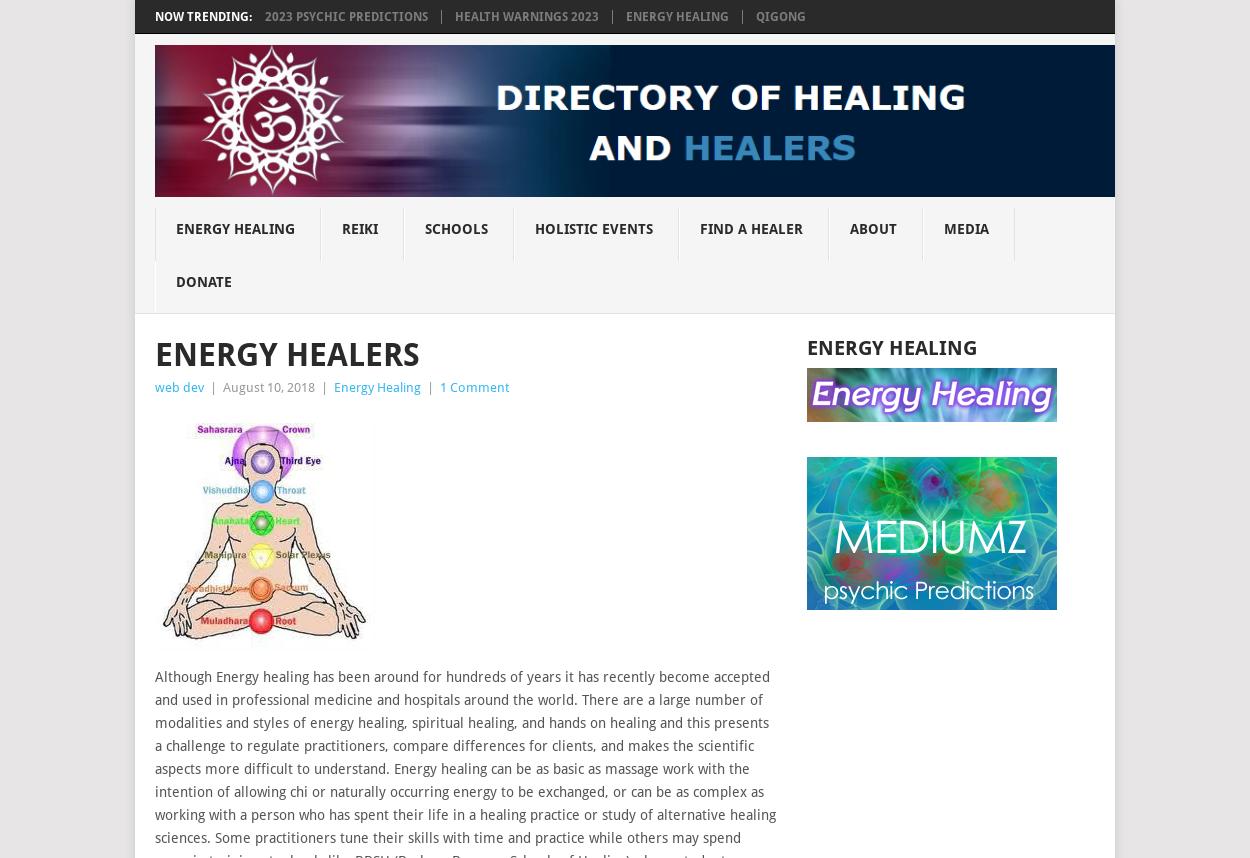  What do you see at coordinates (942, 226) in the screenshot?
I see `'MEDIA'` at bounding box center [942, 226].